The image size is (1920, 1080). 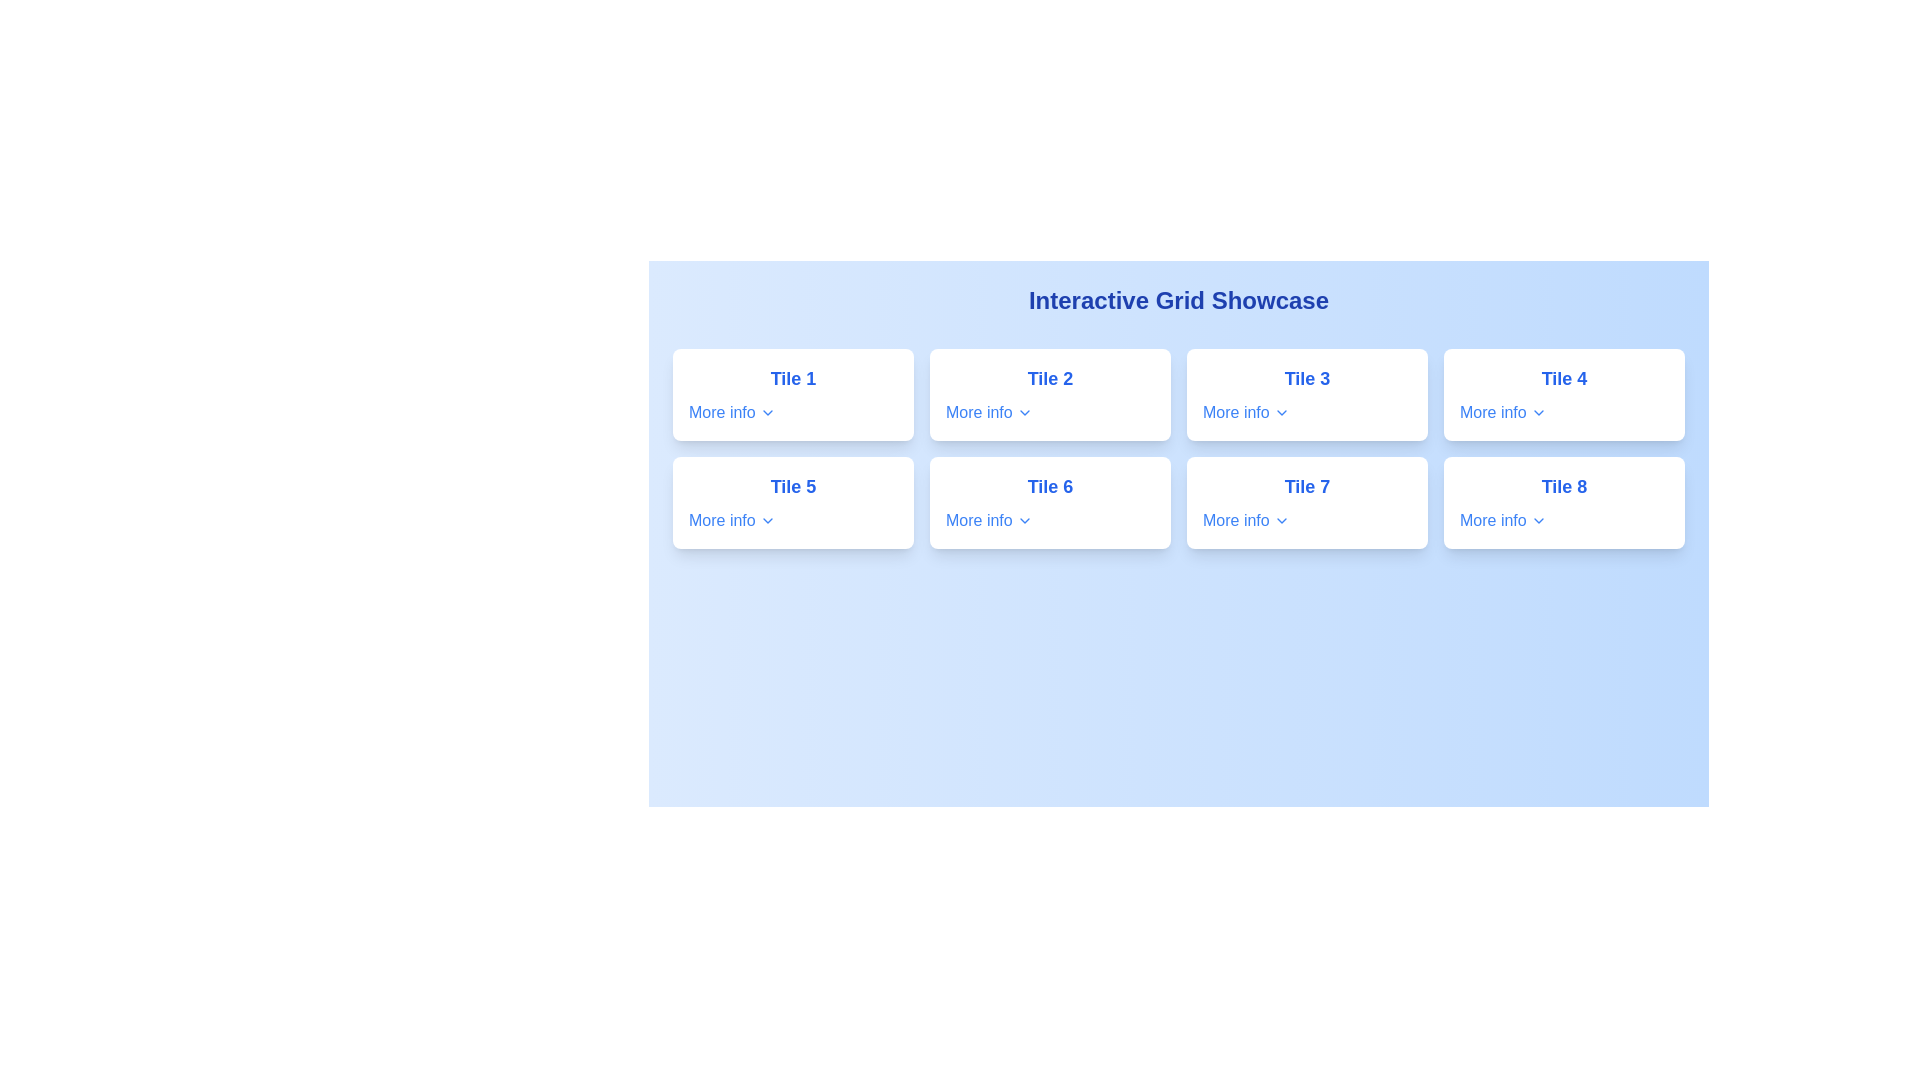 I want to click on the text label styled in bold blue font reading 'Tile 6', which is centrally located in the second row of a two-row grid layout, so click(x=1049, y=486).